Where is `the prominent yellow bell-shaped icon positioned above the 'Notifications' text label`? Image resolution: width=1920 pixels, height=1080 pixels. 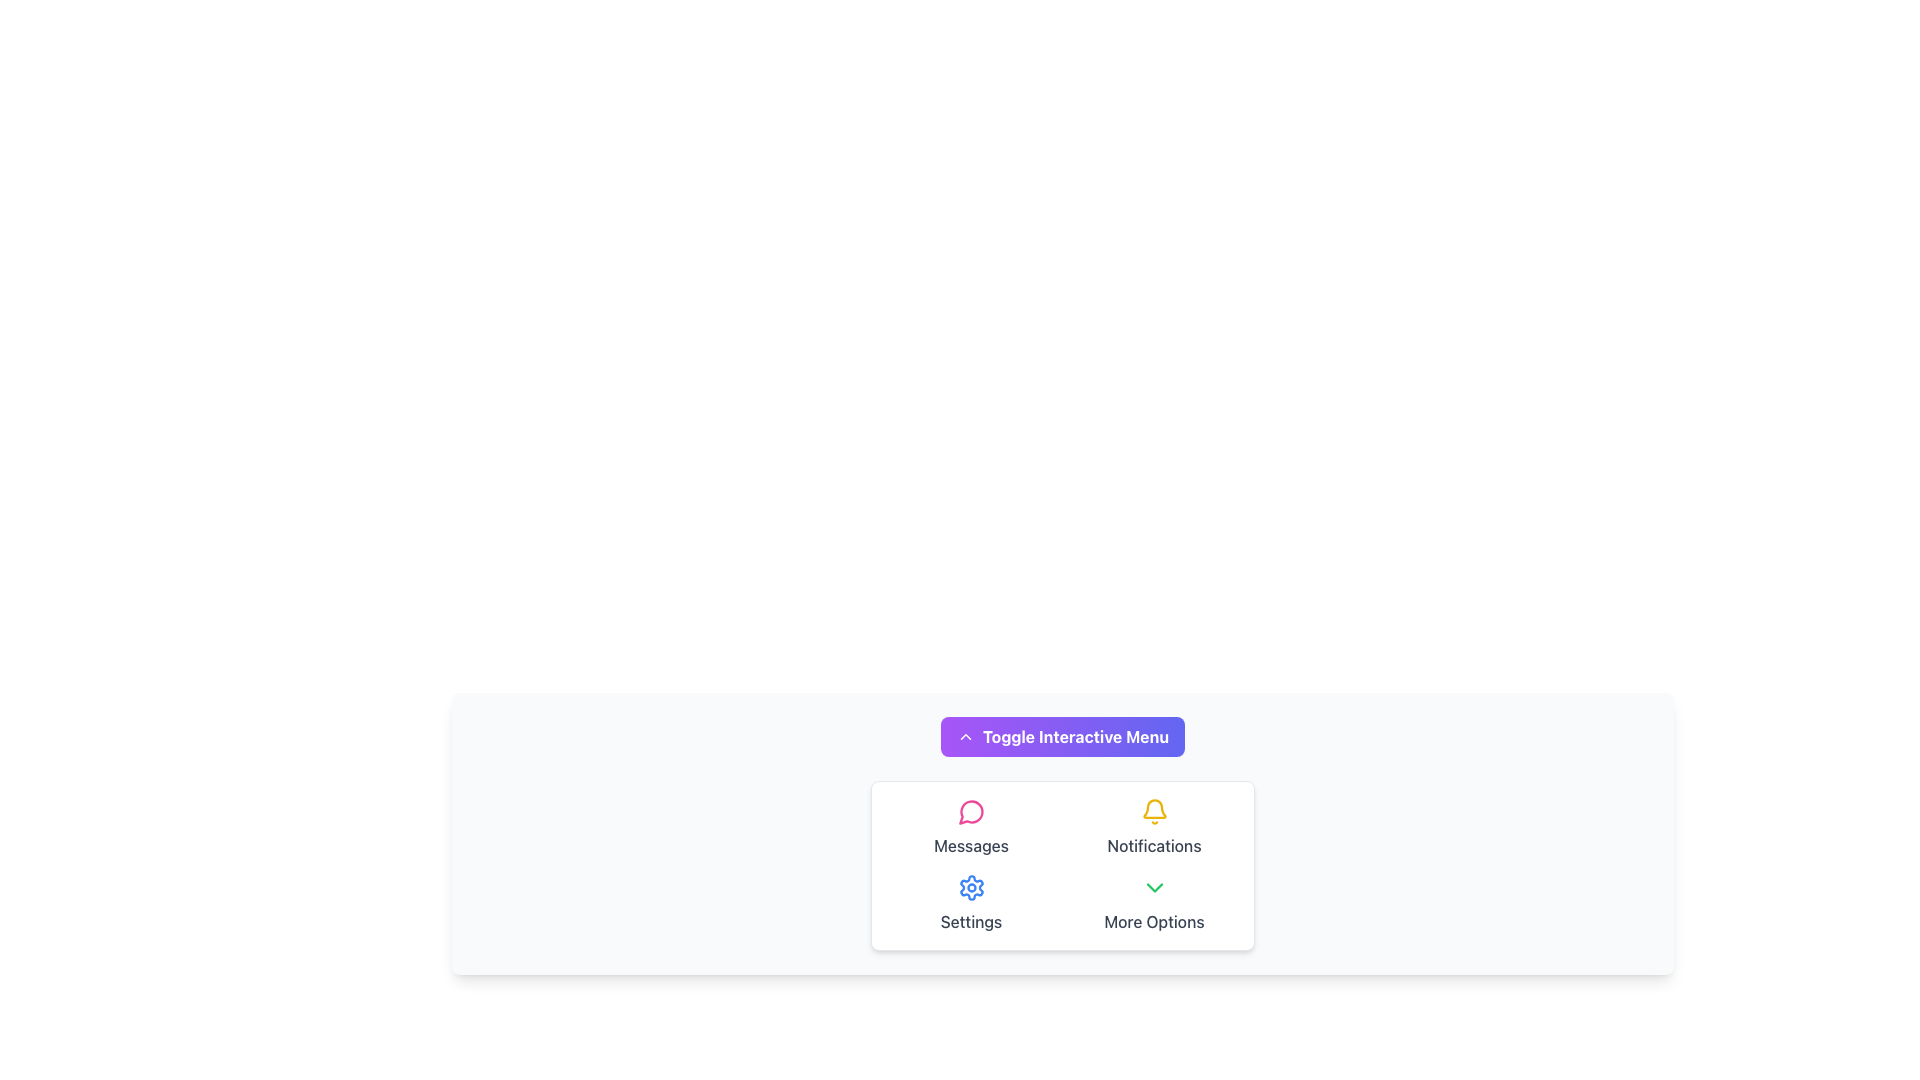 the prominent yellow bell-shaped icon positioned above the 'Notifications' text label is located at coordinates (1154, 812).